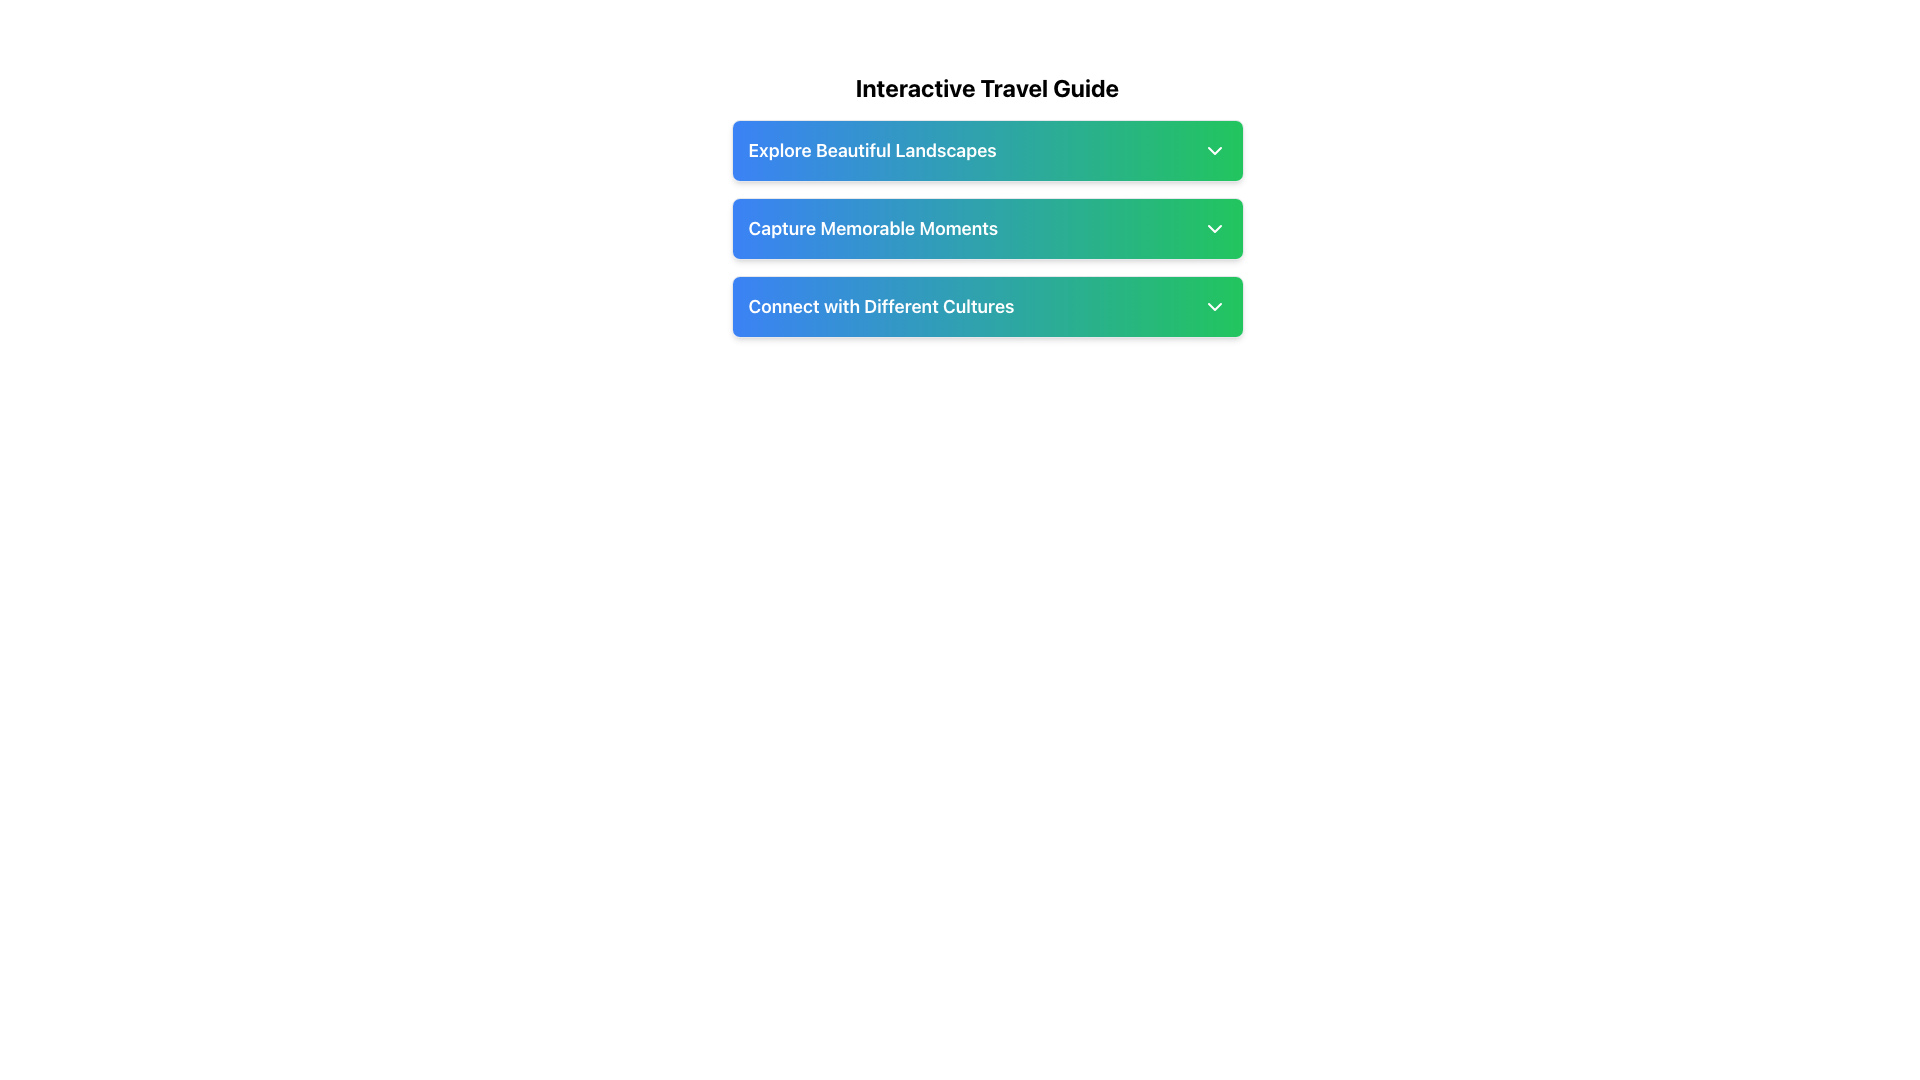 The image size is (1920, 1080). Describe the element at coordinates (987, 227) in the screenshot. I see `the second expandable panel labeled 'Capture Memorable Moments'` at that location.